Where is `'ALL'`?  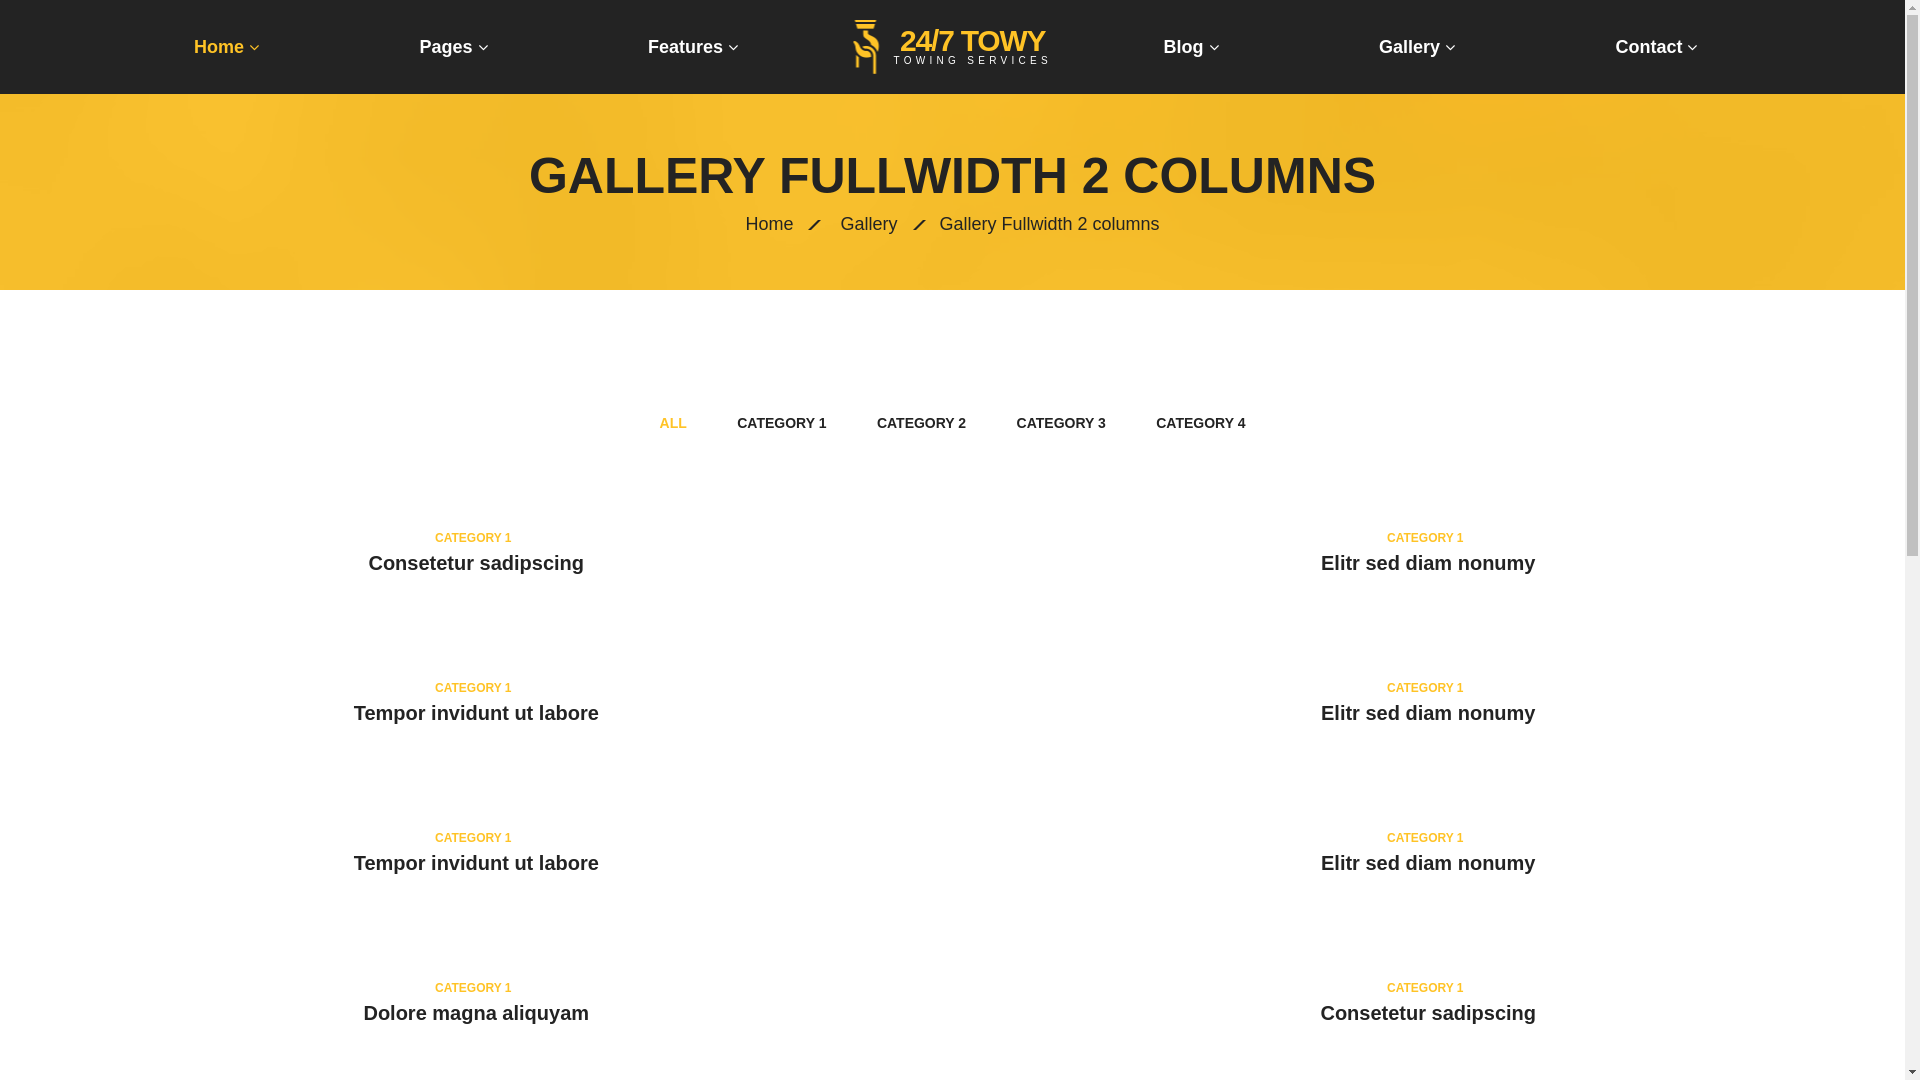
'ALL' is located at coordinates (673, 422).